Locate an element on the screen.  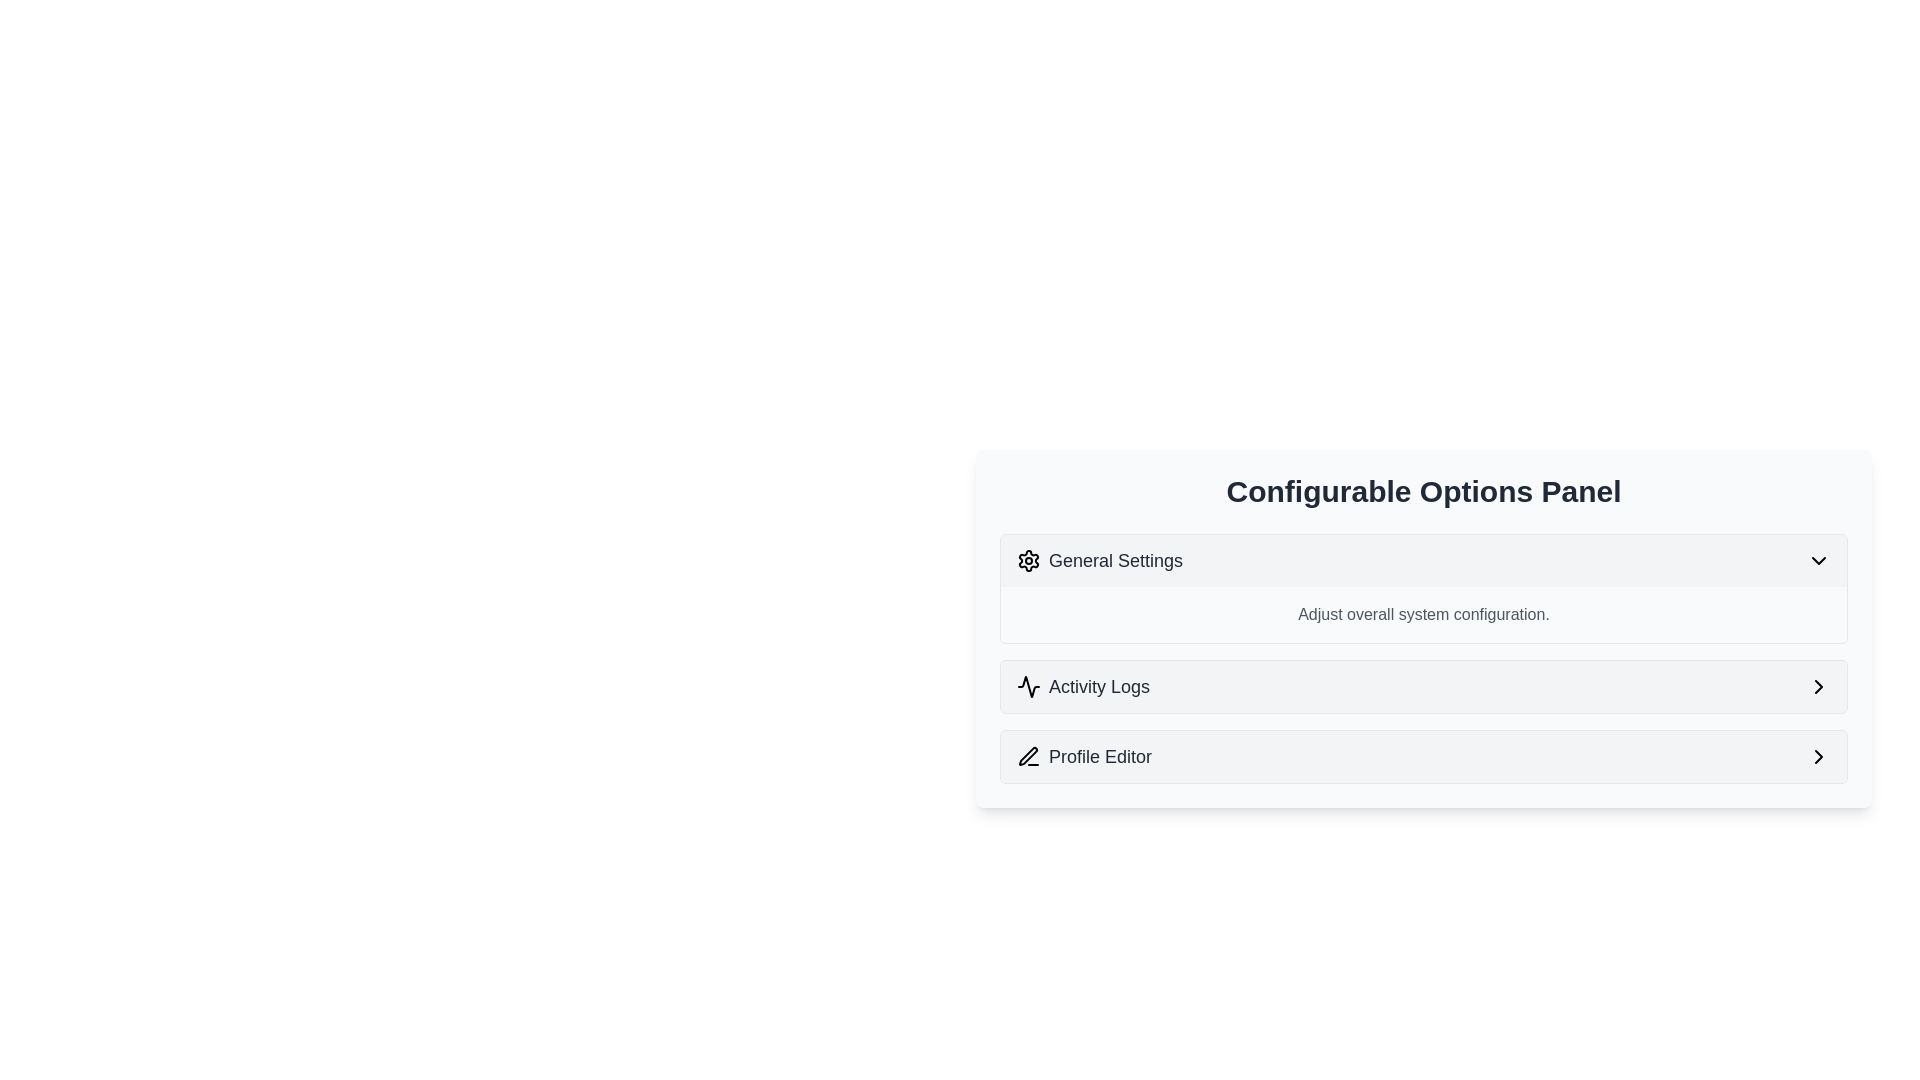
the Chevron icon located on the far-right side of the 'Activity Logs' section within the 'Configurable Options Panel' is located at coordinates (1819, 685).